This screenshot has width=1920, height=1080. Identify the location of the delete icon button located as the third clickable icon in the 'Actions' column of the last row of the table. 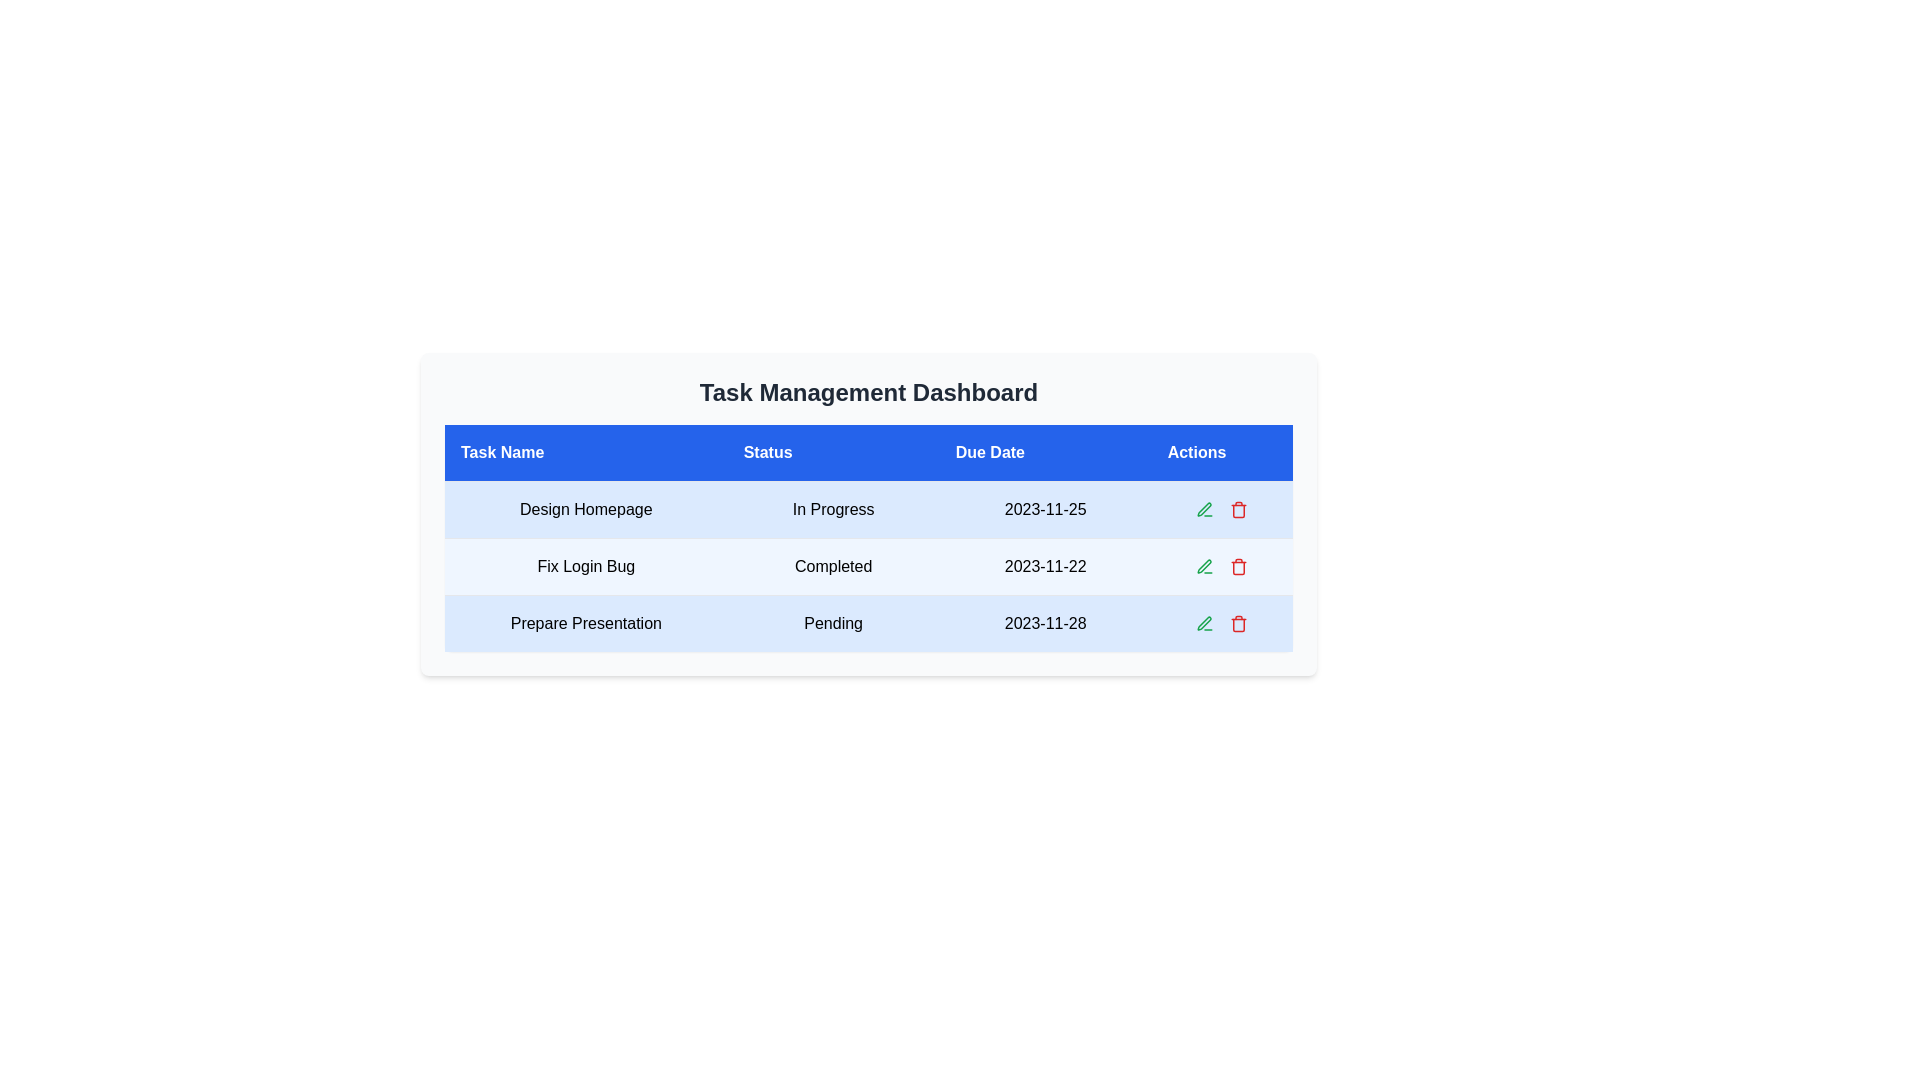
(1238, 623).